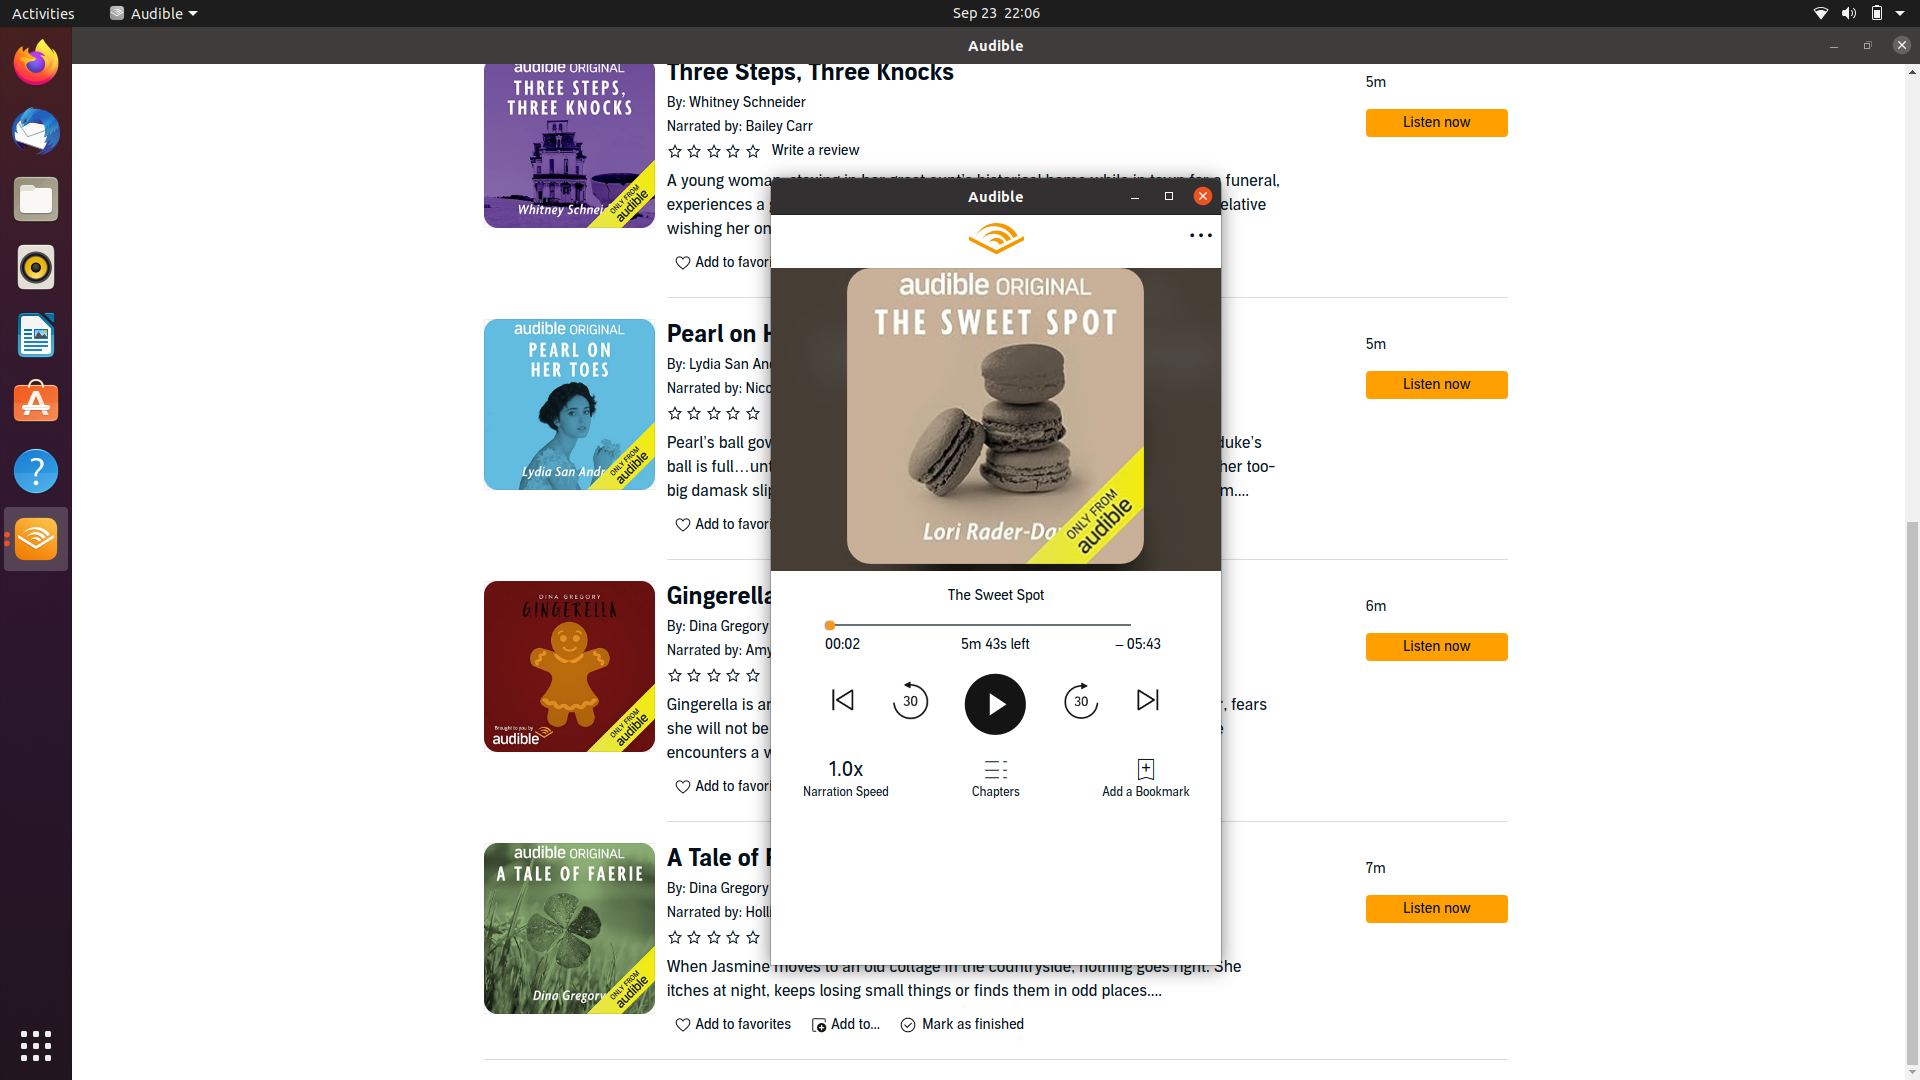 The width and height of the screenshot is (1920, 1080). What do you see at coordinates (1145, 777) in the screenshot?
I see `Mark the active webpage for future reference` at bounding box center [1145, 777].